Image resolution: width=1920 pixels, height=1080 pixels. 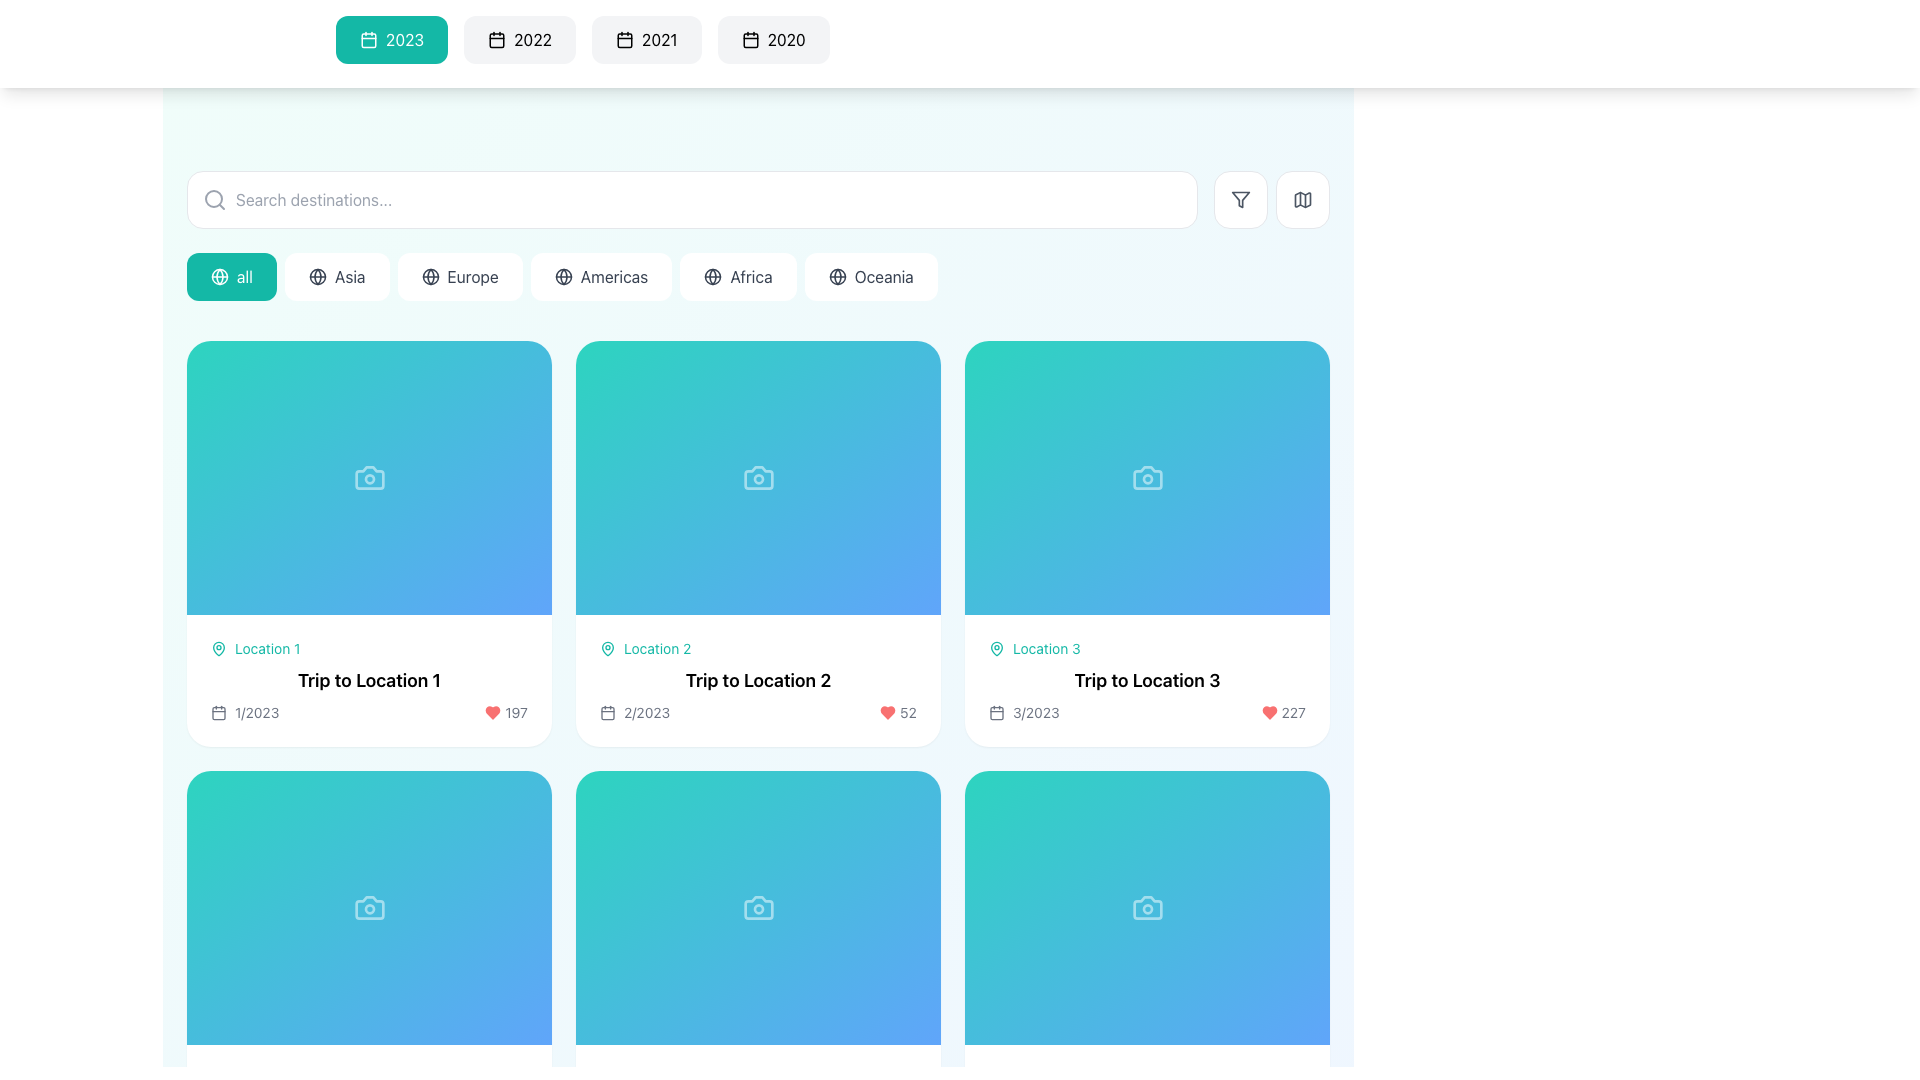 What do you see at coordinates (1147, 907) in the screenshot?
I see `the camera icon located in the sixth card of the grid layout, which is positioned in the second row and third column, indicating its functionality for image interaction` at bounding box center [1147, 907].